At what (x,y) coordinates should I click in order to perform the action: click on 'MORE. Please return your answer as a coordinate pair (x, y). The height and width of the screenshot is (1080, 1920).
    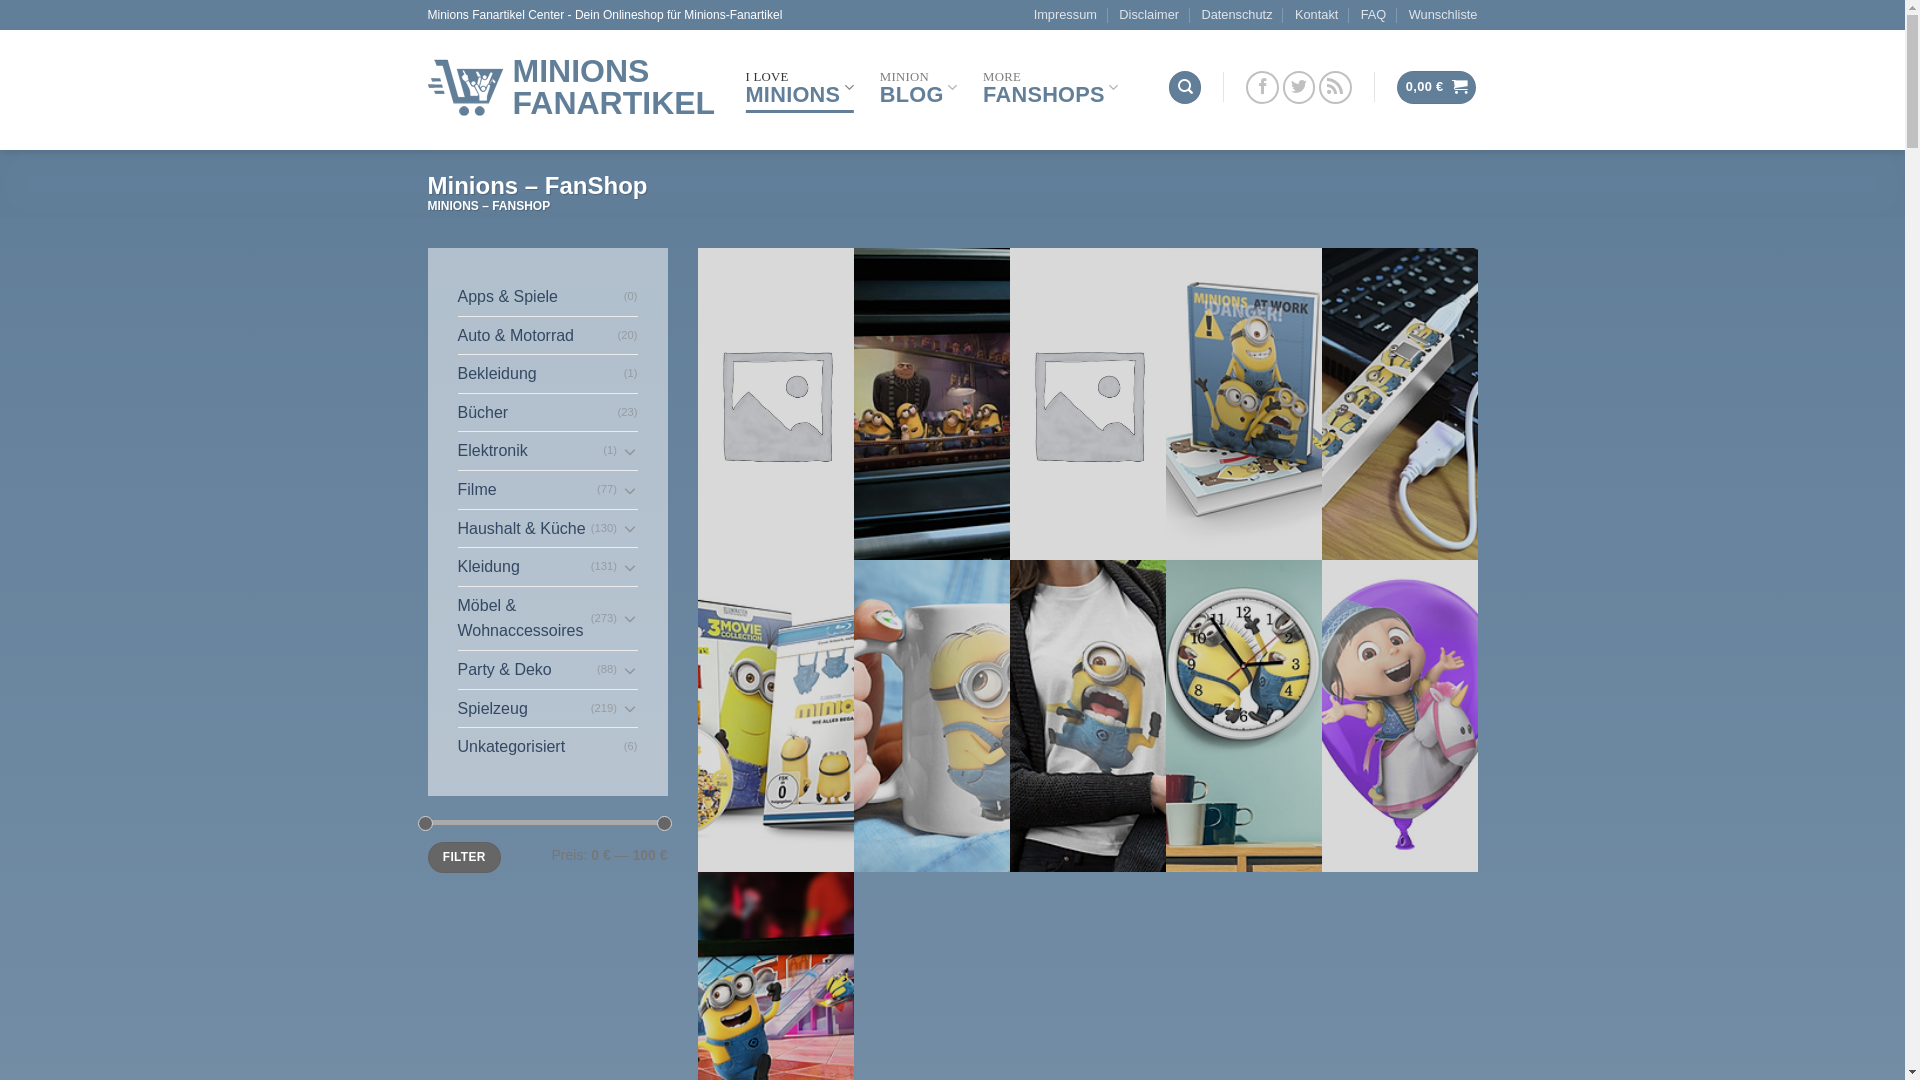
    Looking at the image, I should click on (1049, 86).